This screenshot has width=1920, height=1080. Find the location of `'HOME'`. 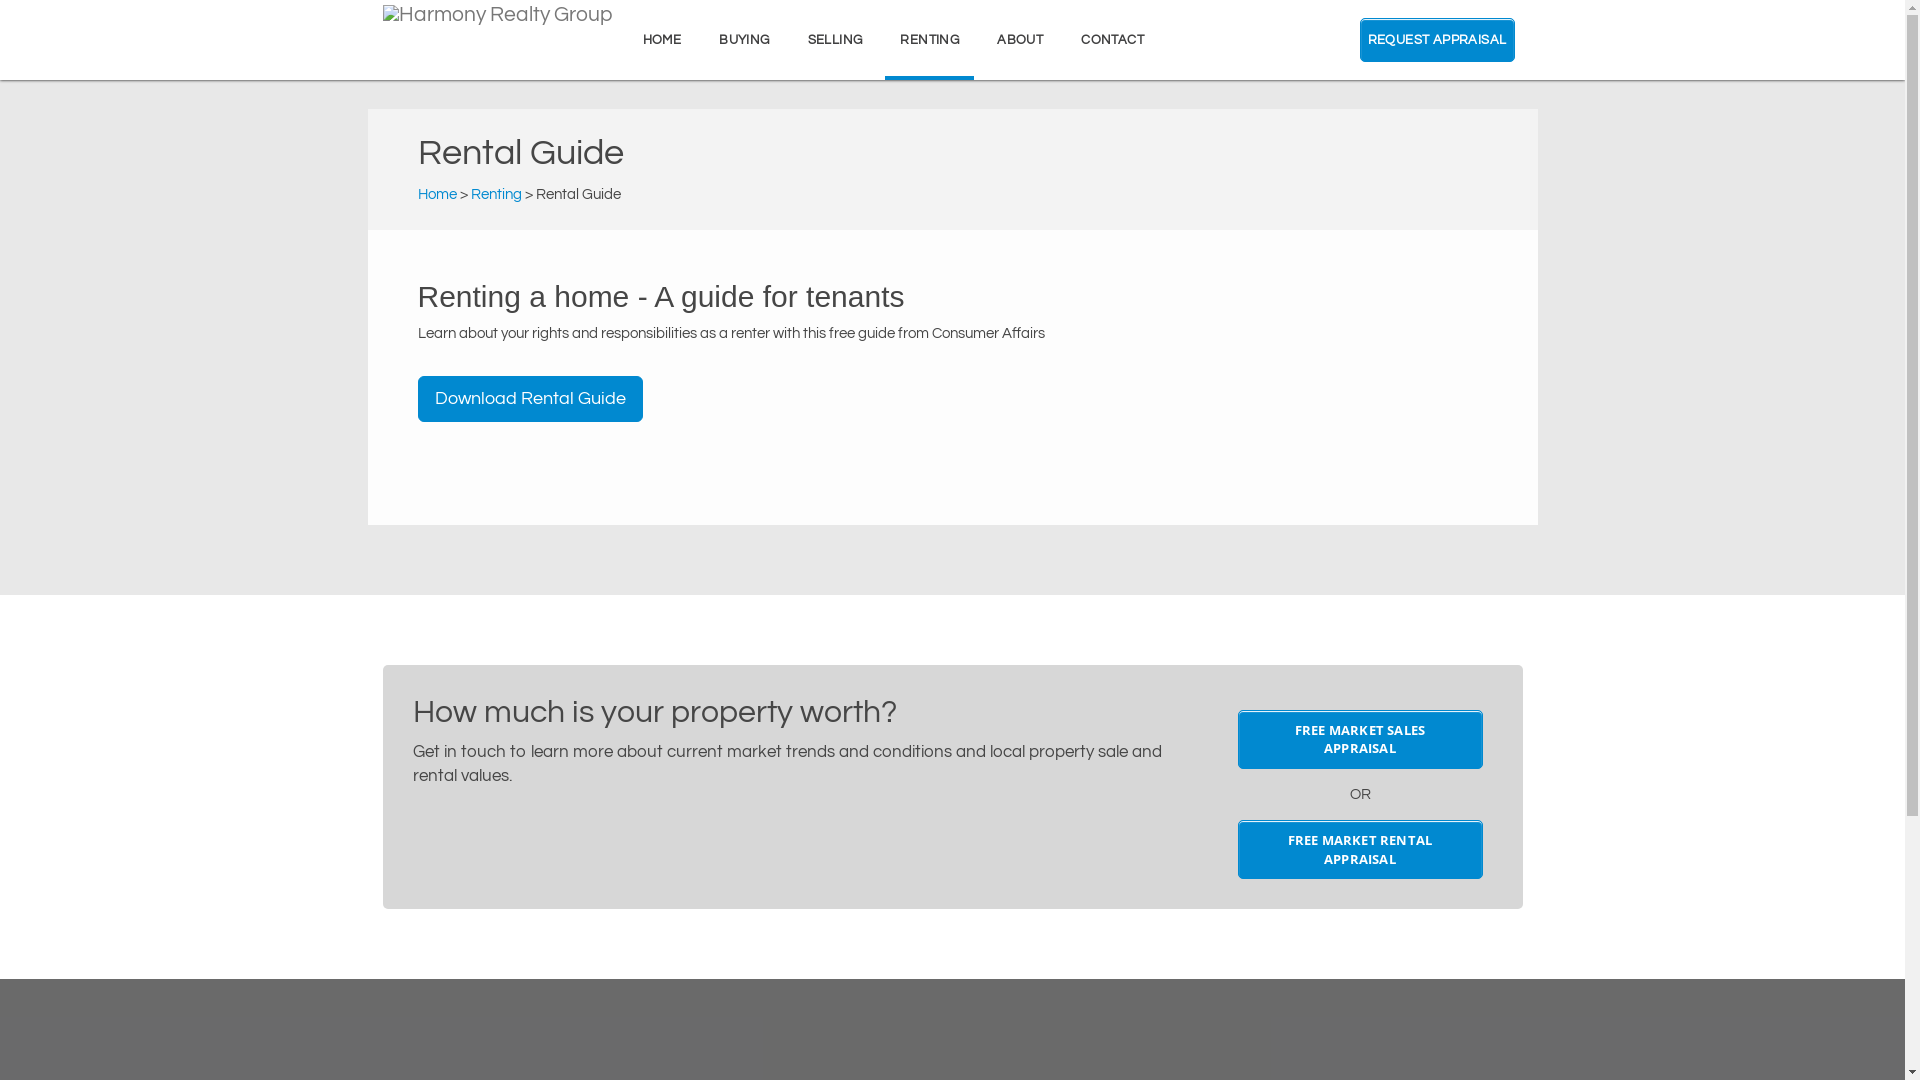

'HOME' is located at coordinates (627, 39).